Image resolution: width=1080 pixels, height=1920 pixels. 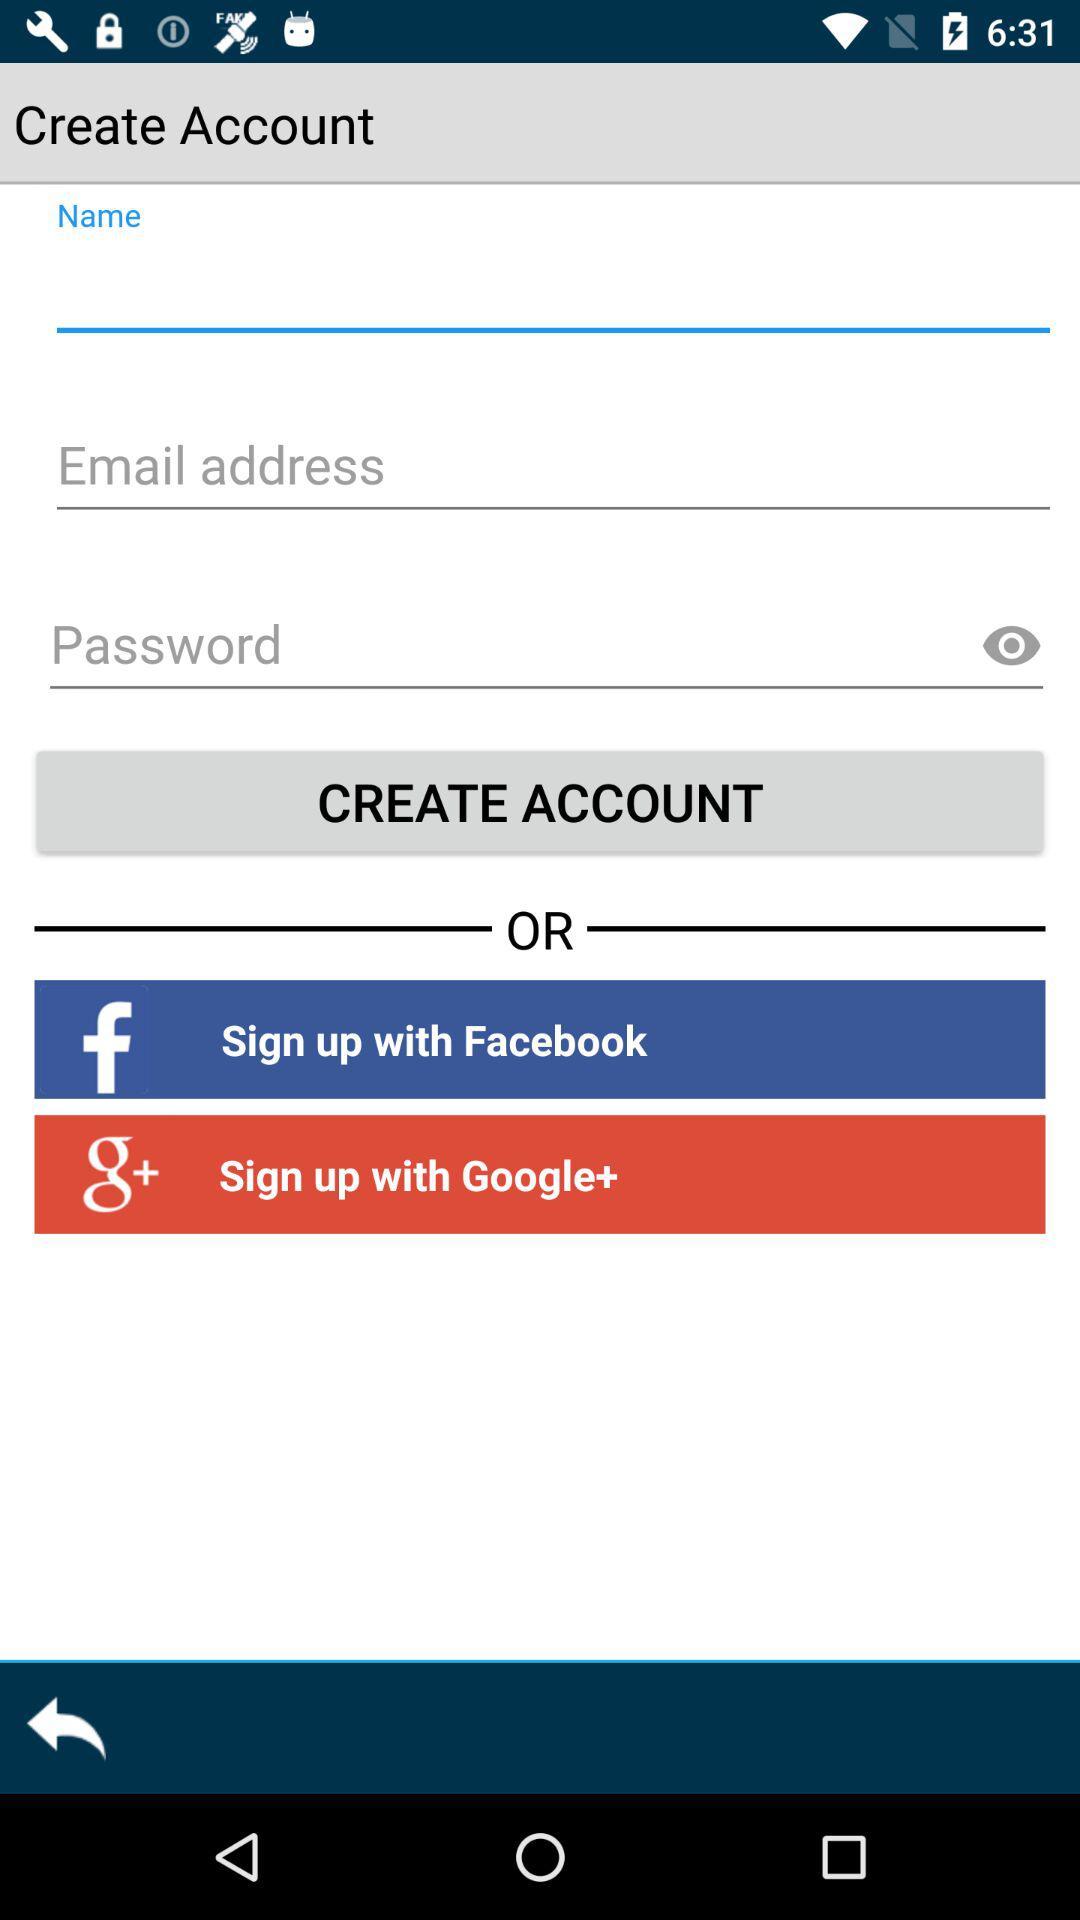 I want to click on password space, so click(x=546, y=647).